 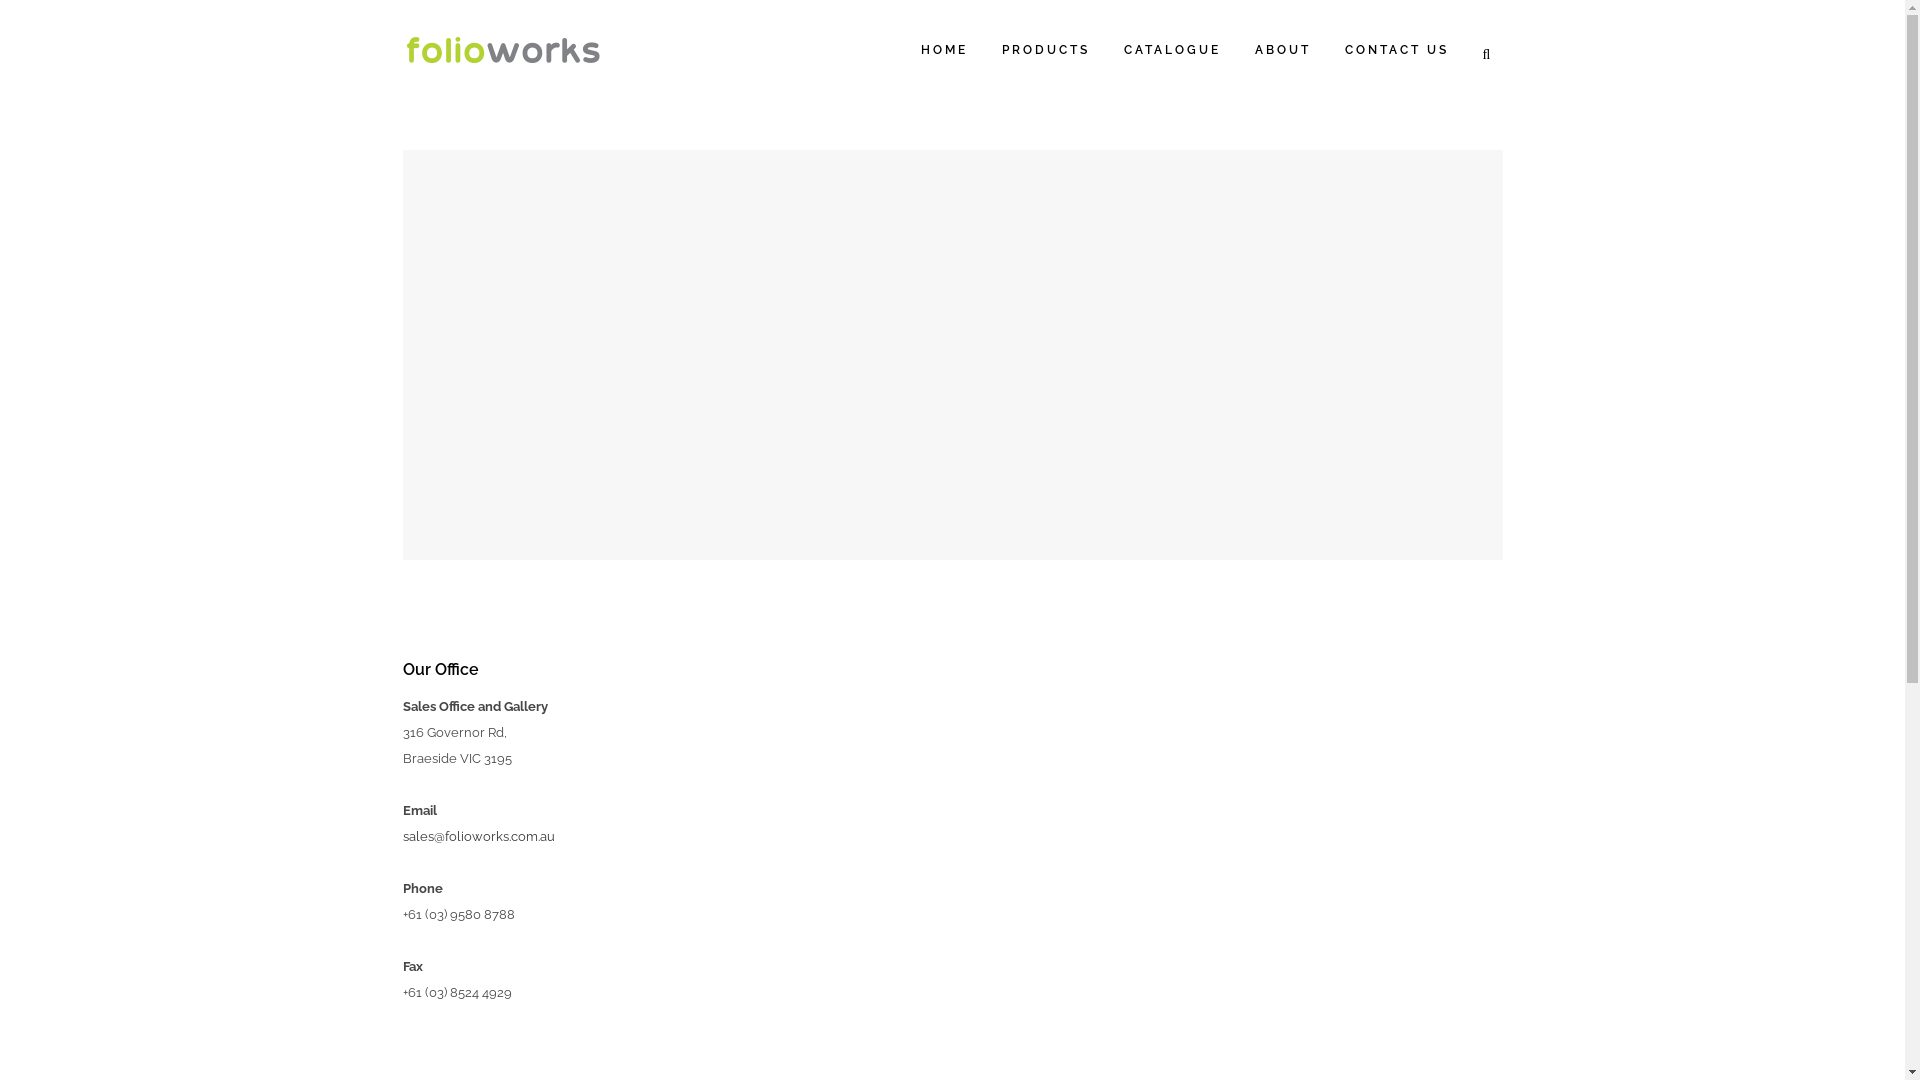 I want to click on 'CONTACT US', so click(x=1328, y=49).